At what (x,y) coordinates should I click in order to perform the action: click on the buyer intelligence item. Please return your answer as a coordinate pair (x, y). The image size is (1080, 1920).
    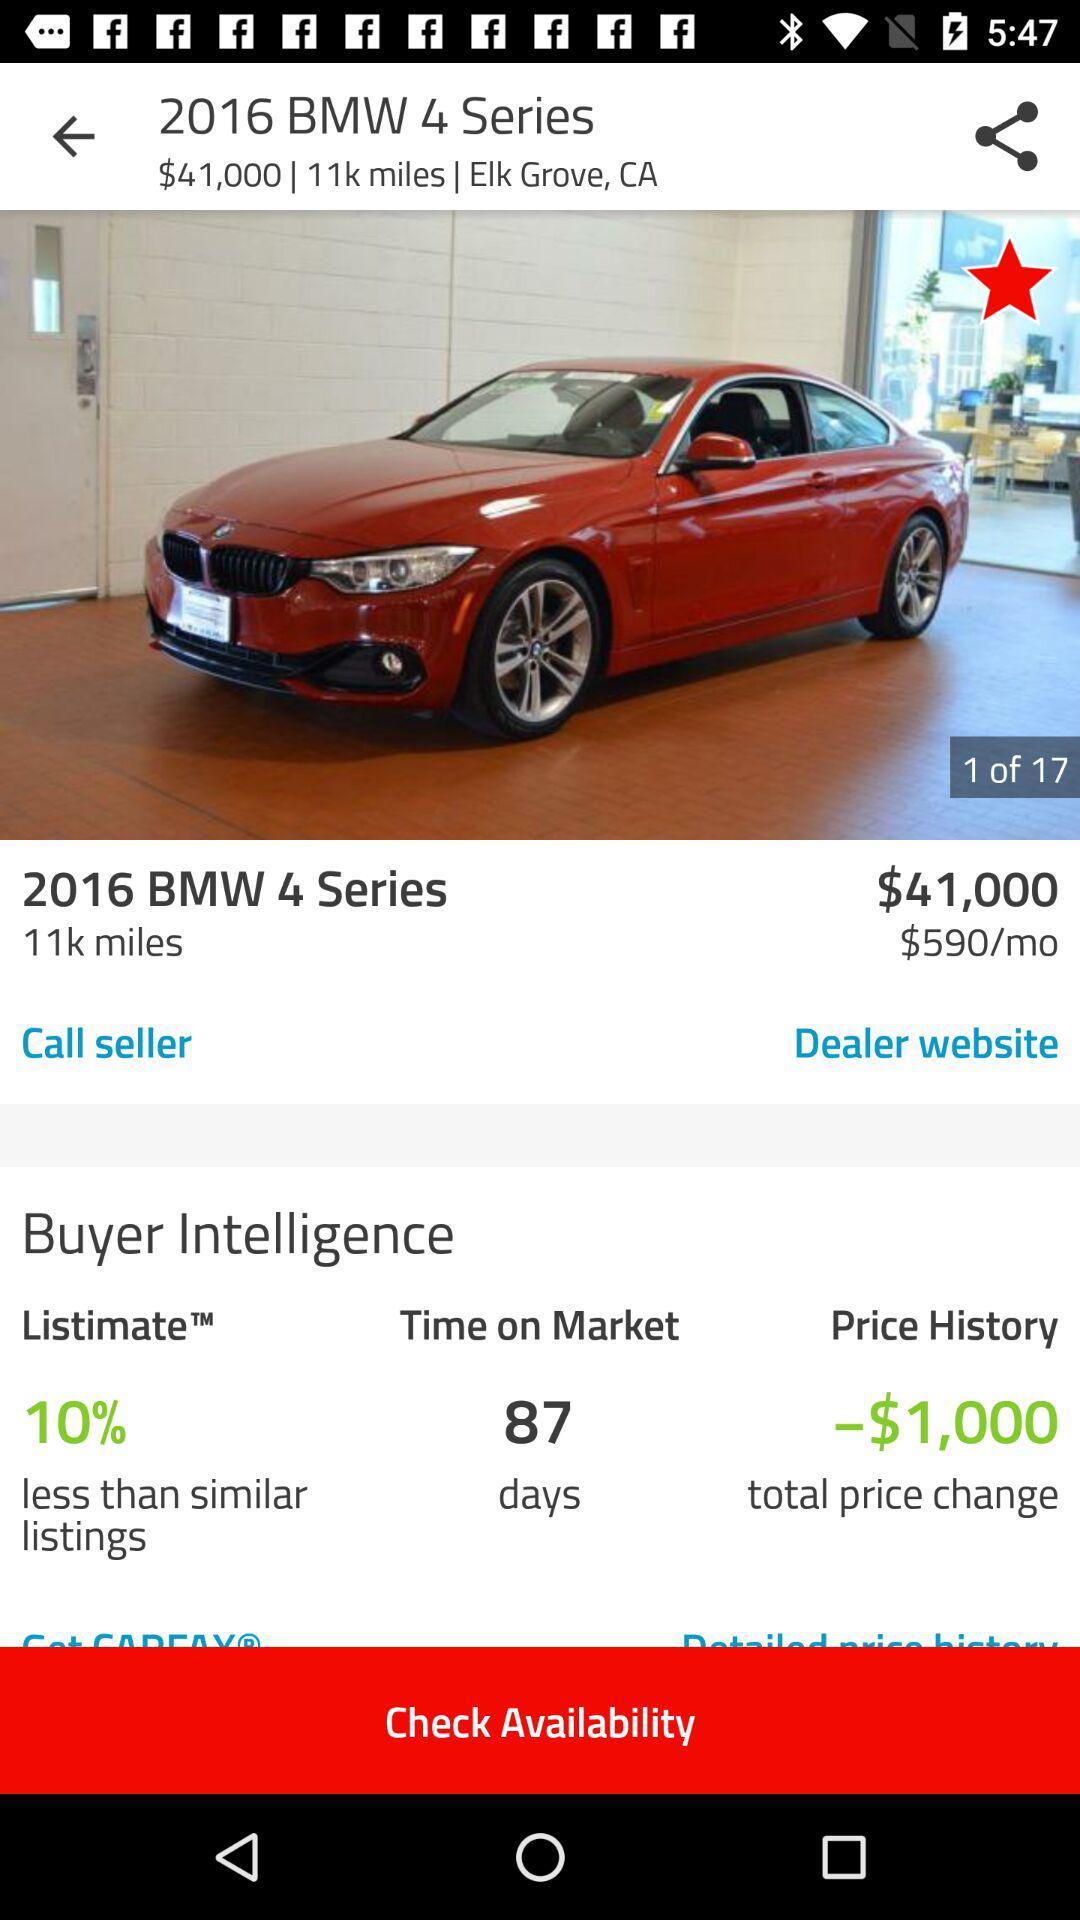
    Looking at the image, I should click on (540, 1228).